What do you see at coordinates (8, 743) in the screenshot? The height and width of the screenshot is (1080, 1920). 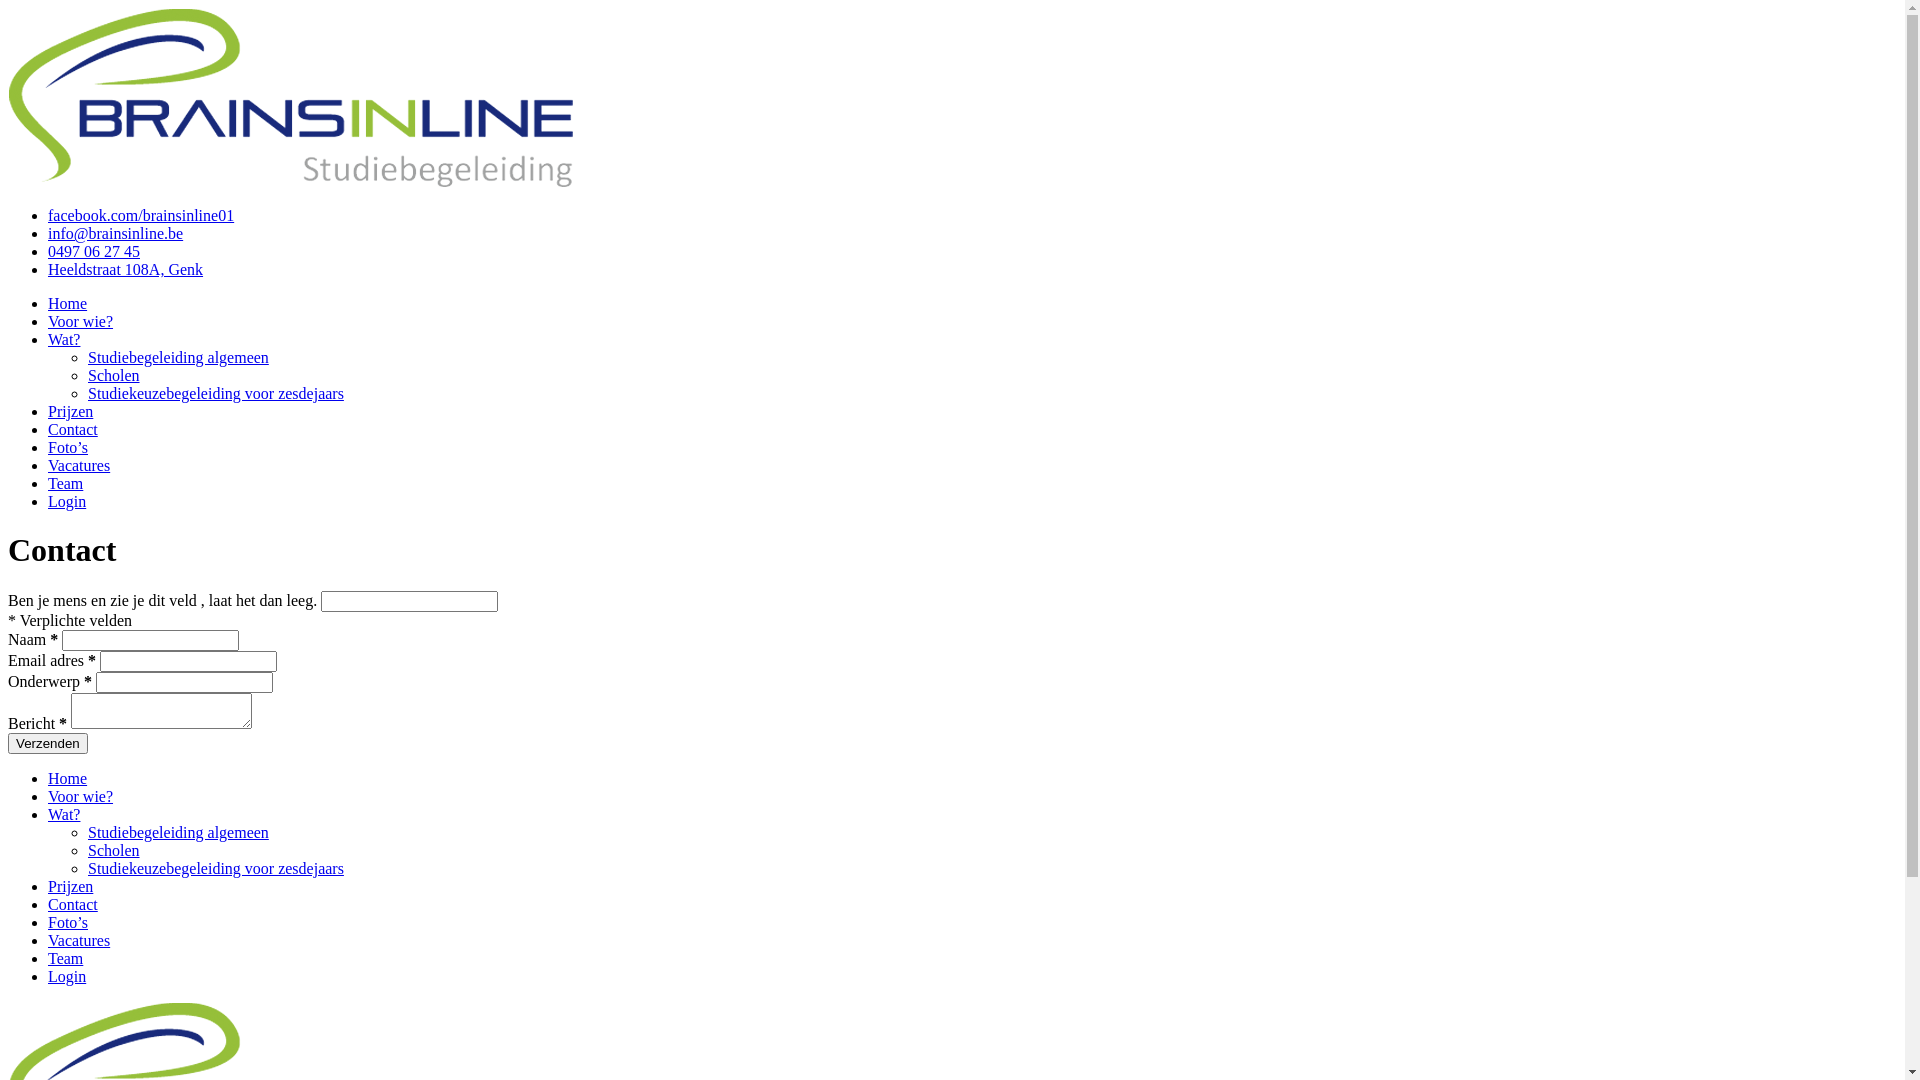 I see `'Verzenden'` at bounding box center [8, 743].